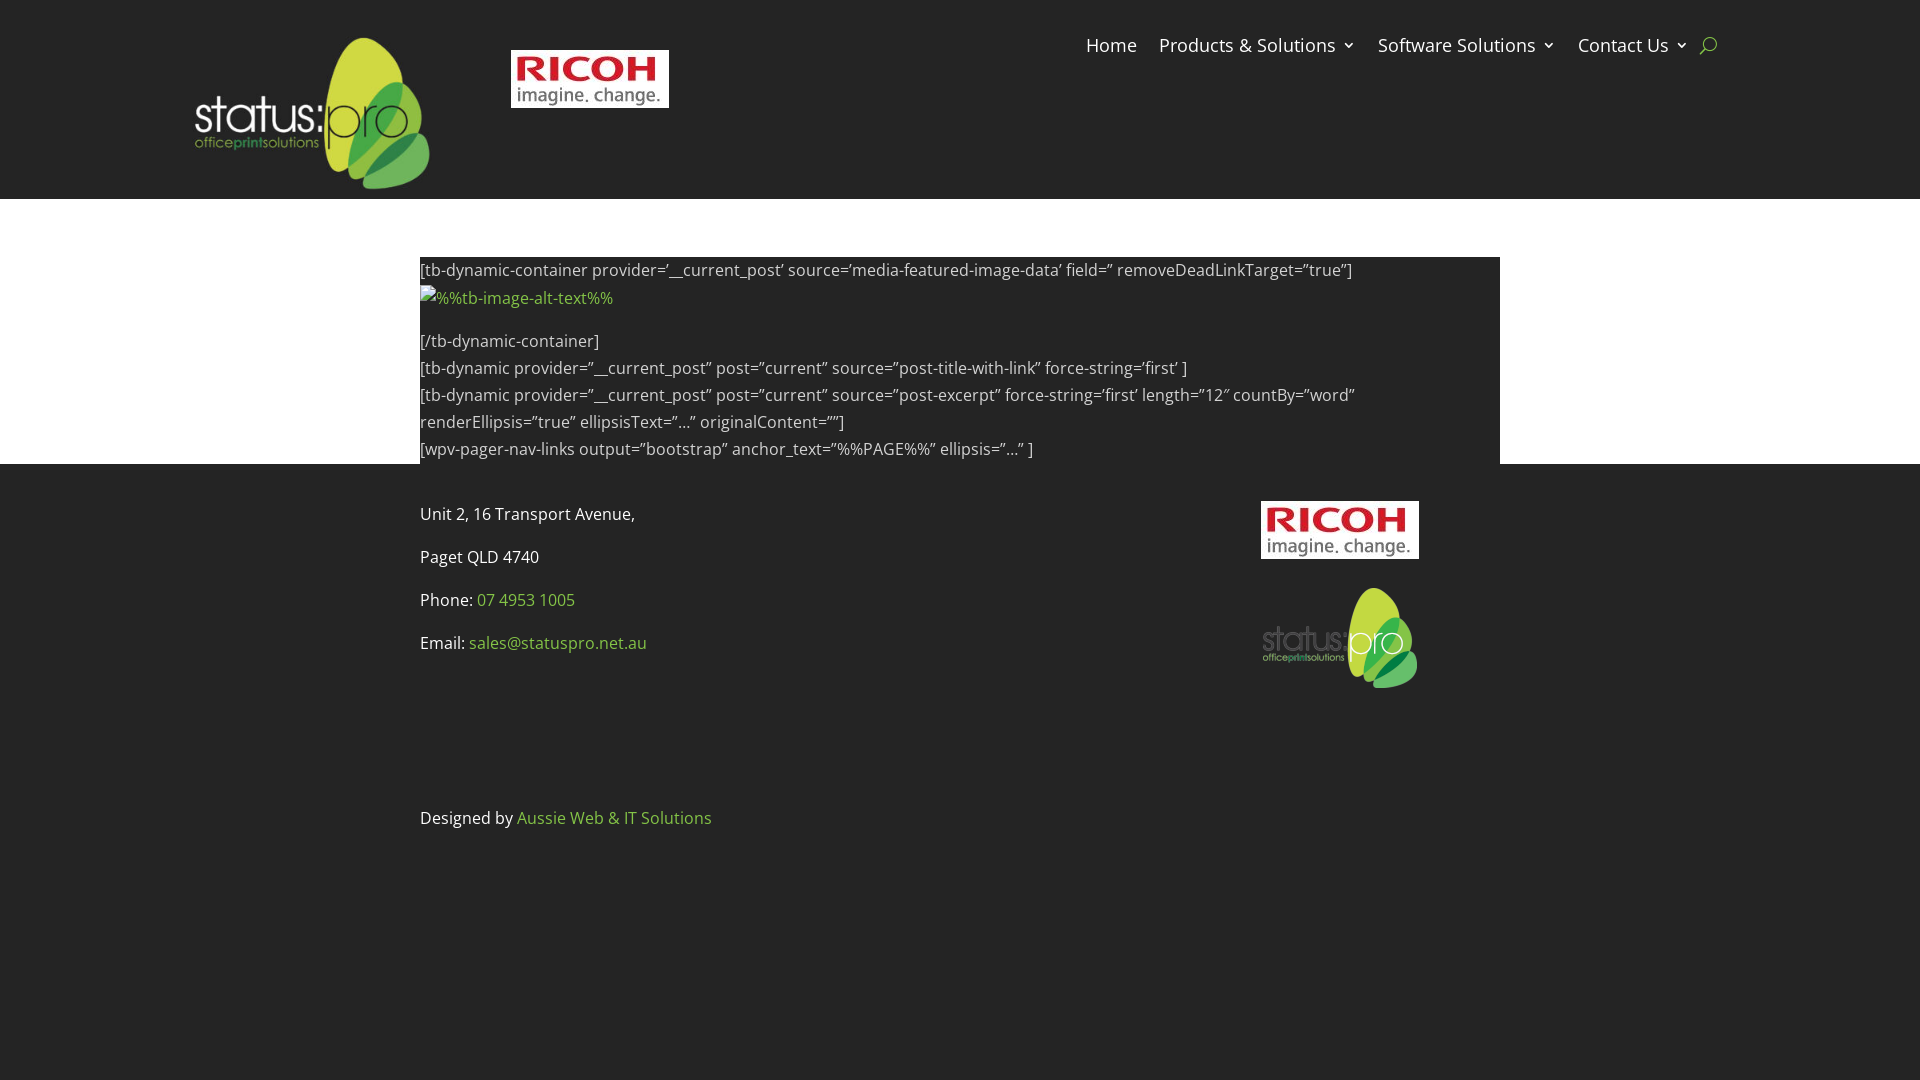 The width and height of the screenshot is (1920, 1080). Describe the element at coordinates (475, 599) in the screenshot. I see `'07 4953 1005'` at that location.